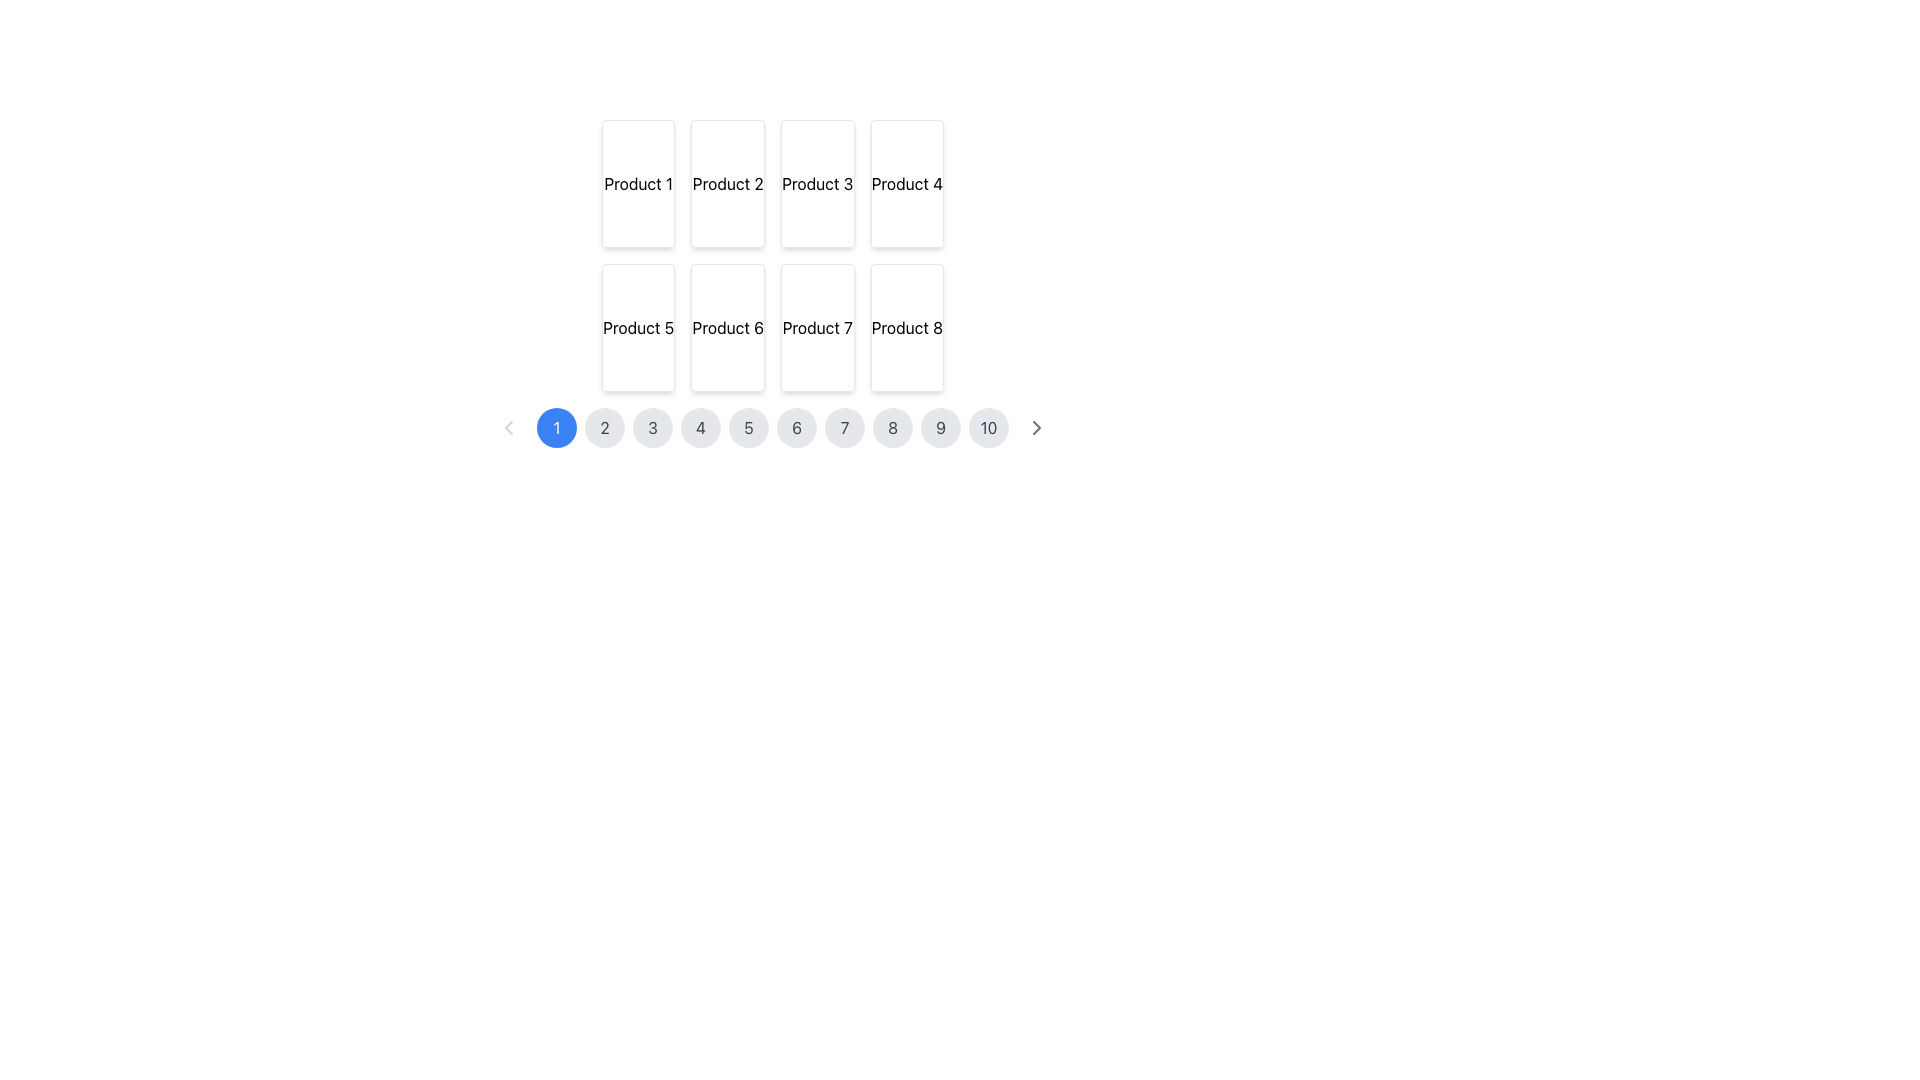 The image size is (1920, 1080). Describe the element at coordinates (747, 427) in the screenshot. I see `the pagination button that directs to page 5` at that location.